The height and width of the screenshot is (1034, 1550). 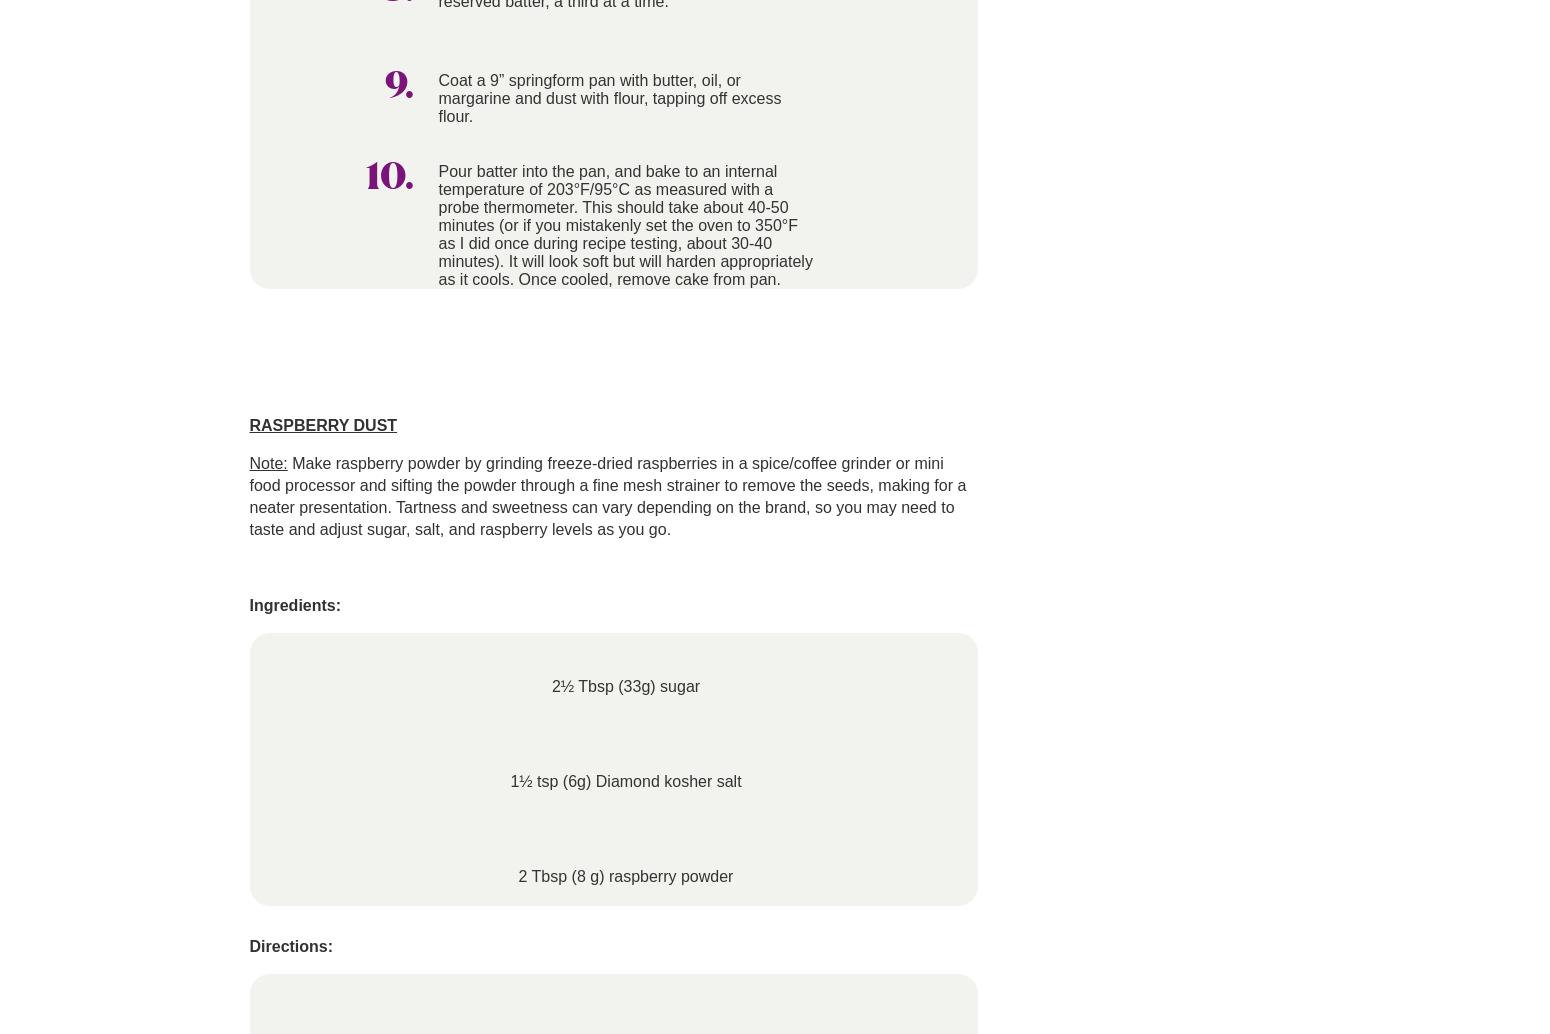 I want to click on 'Pour batter into the pan, and bake to an internal temperature of 203°F/95°C as measured with a probe thermometer. This should take about 40-50 minutes (or if you mistakenly set the oven to 350°F as I did once during recipe testing, about 30-40 minutes). It will look soft but will harden appropriately as it cools. Once cooled, remove cake from pan.', so click(x=623, y=225).